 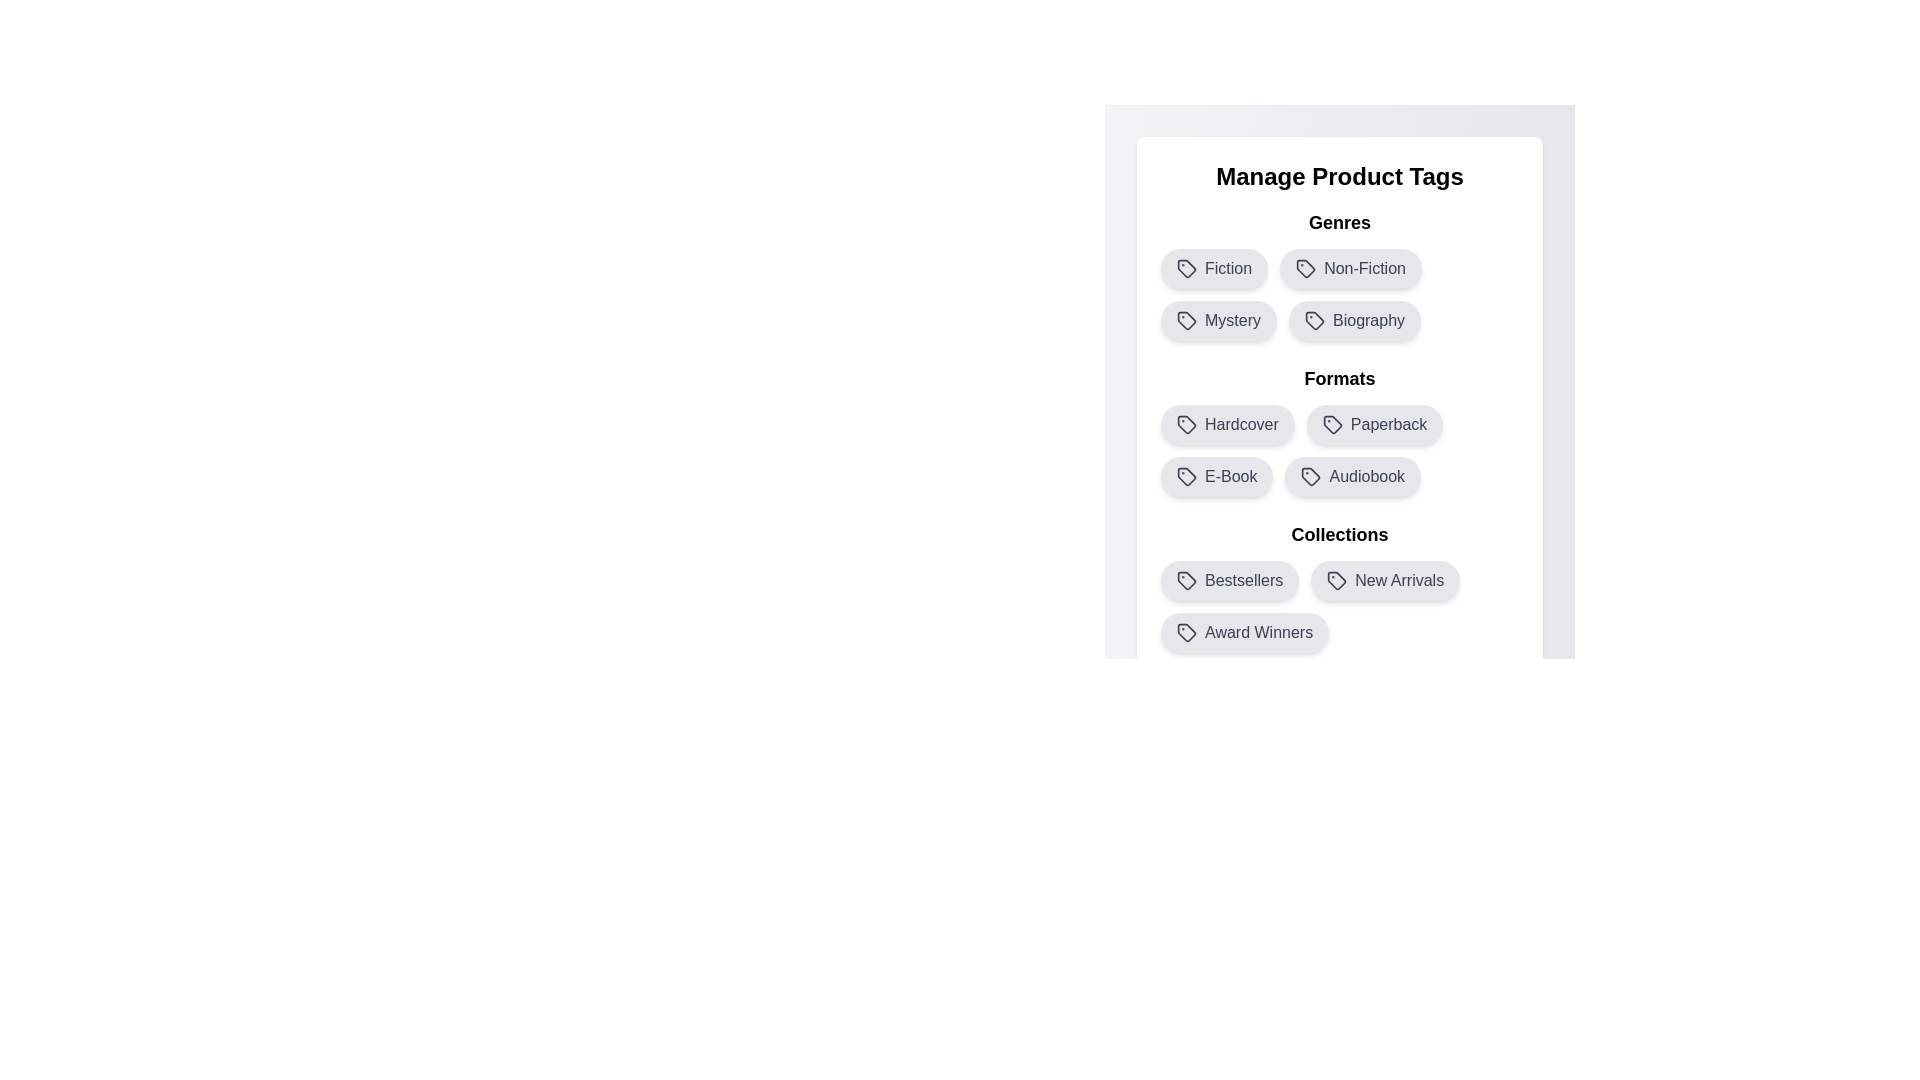 What do you see at coordinates (1384, 581) in the screenshot?
I see `the rounded light gray button labeled 'New Arrivals' which is the second button in the 'Collections' section, located to the right of the 'Bestsellers' button` at bounding box center [1384, 581].